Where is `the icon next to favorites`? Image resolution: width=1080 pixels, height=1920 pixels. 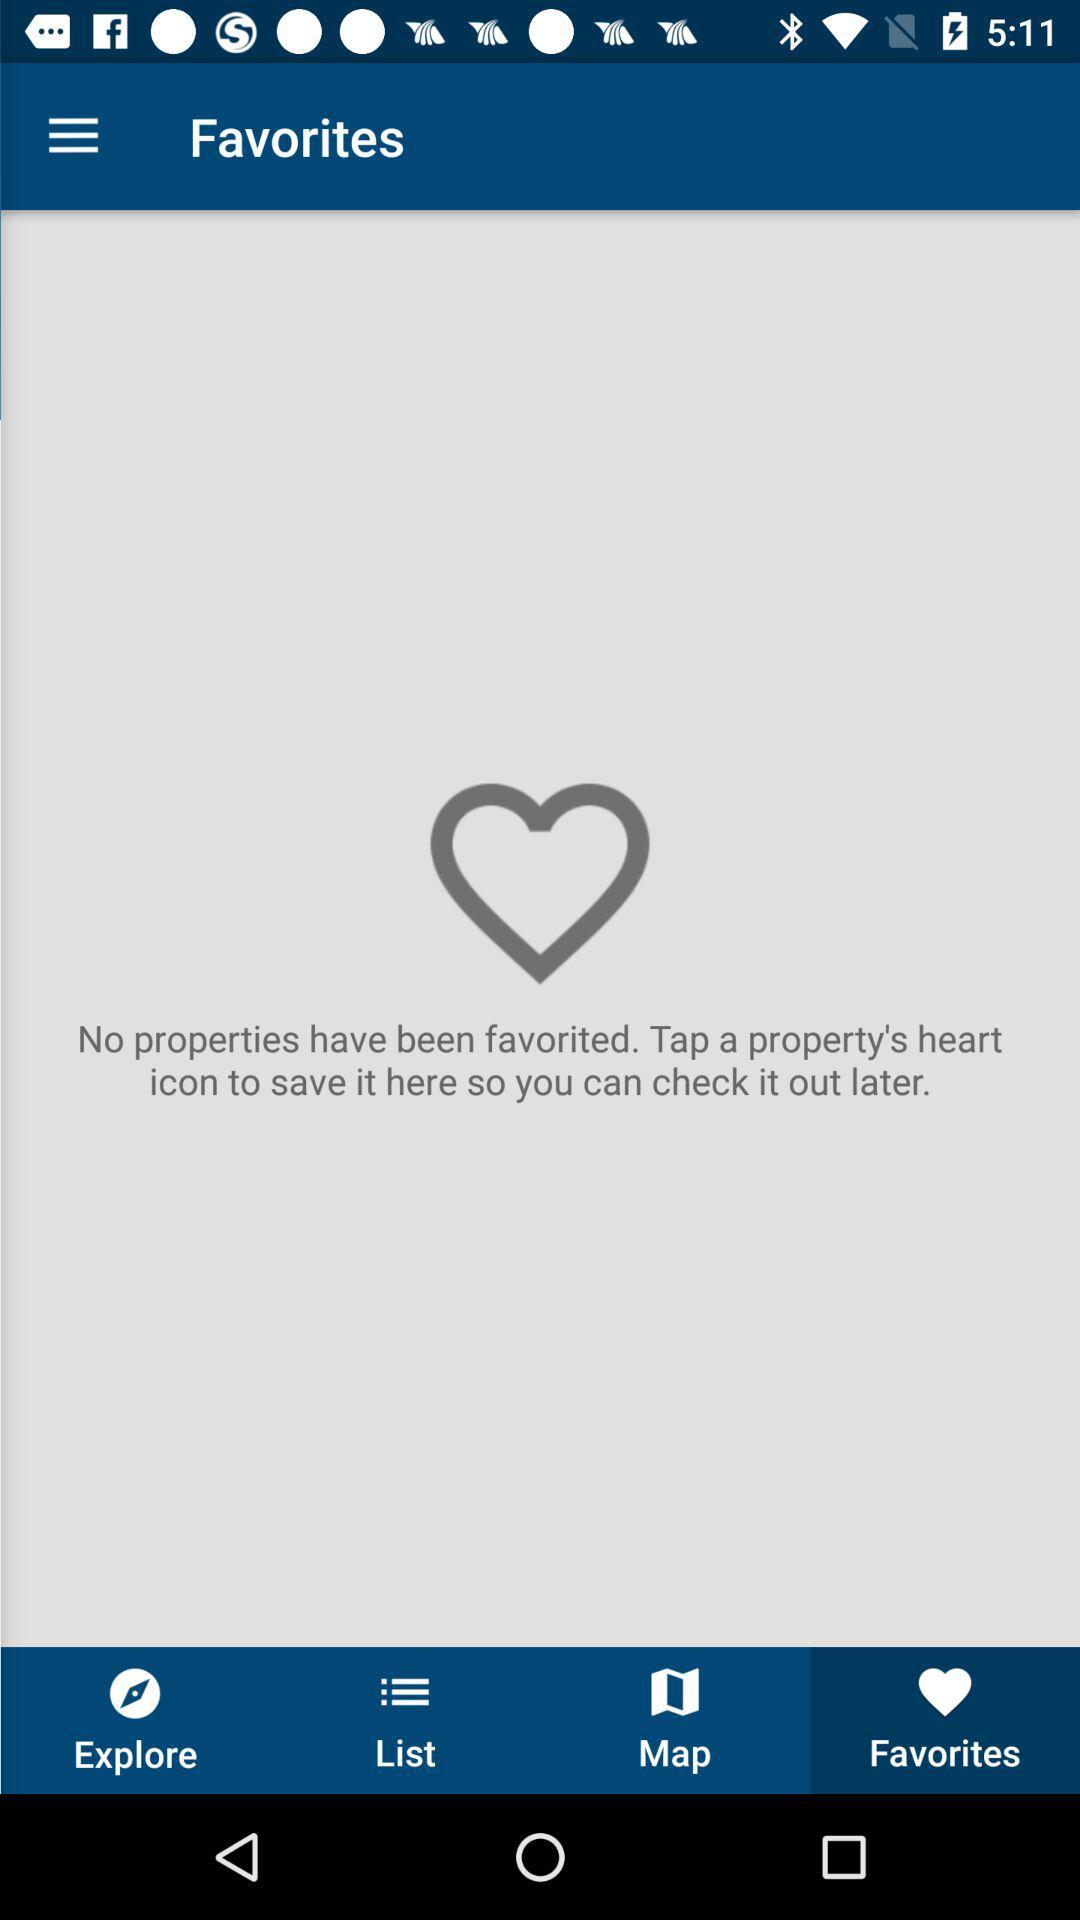 the icon next to favorites is located at coordinates (72, 135).